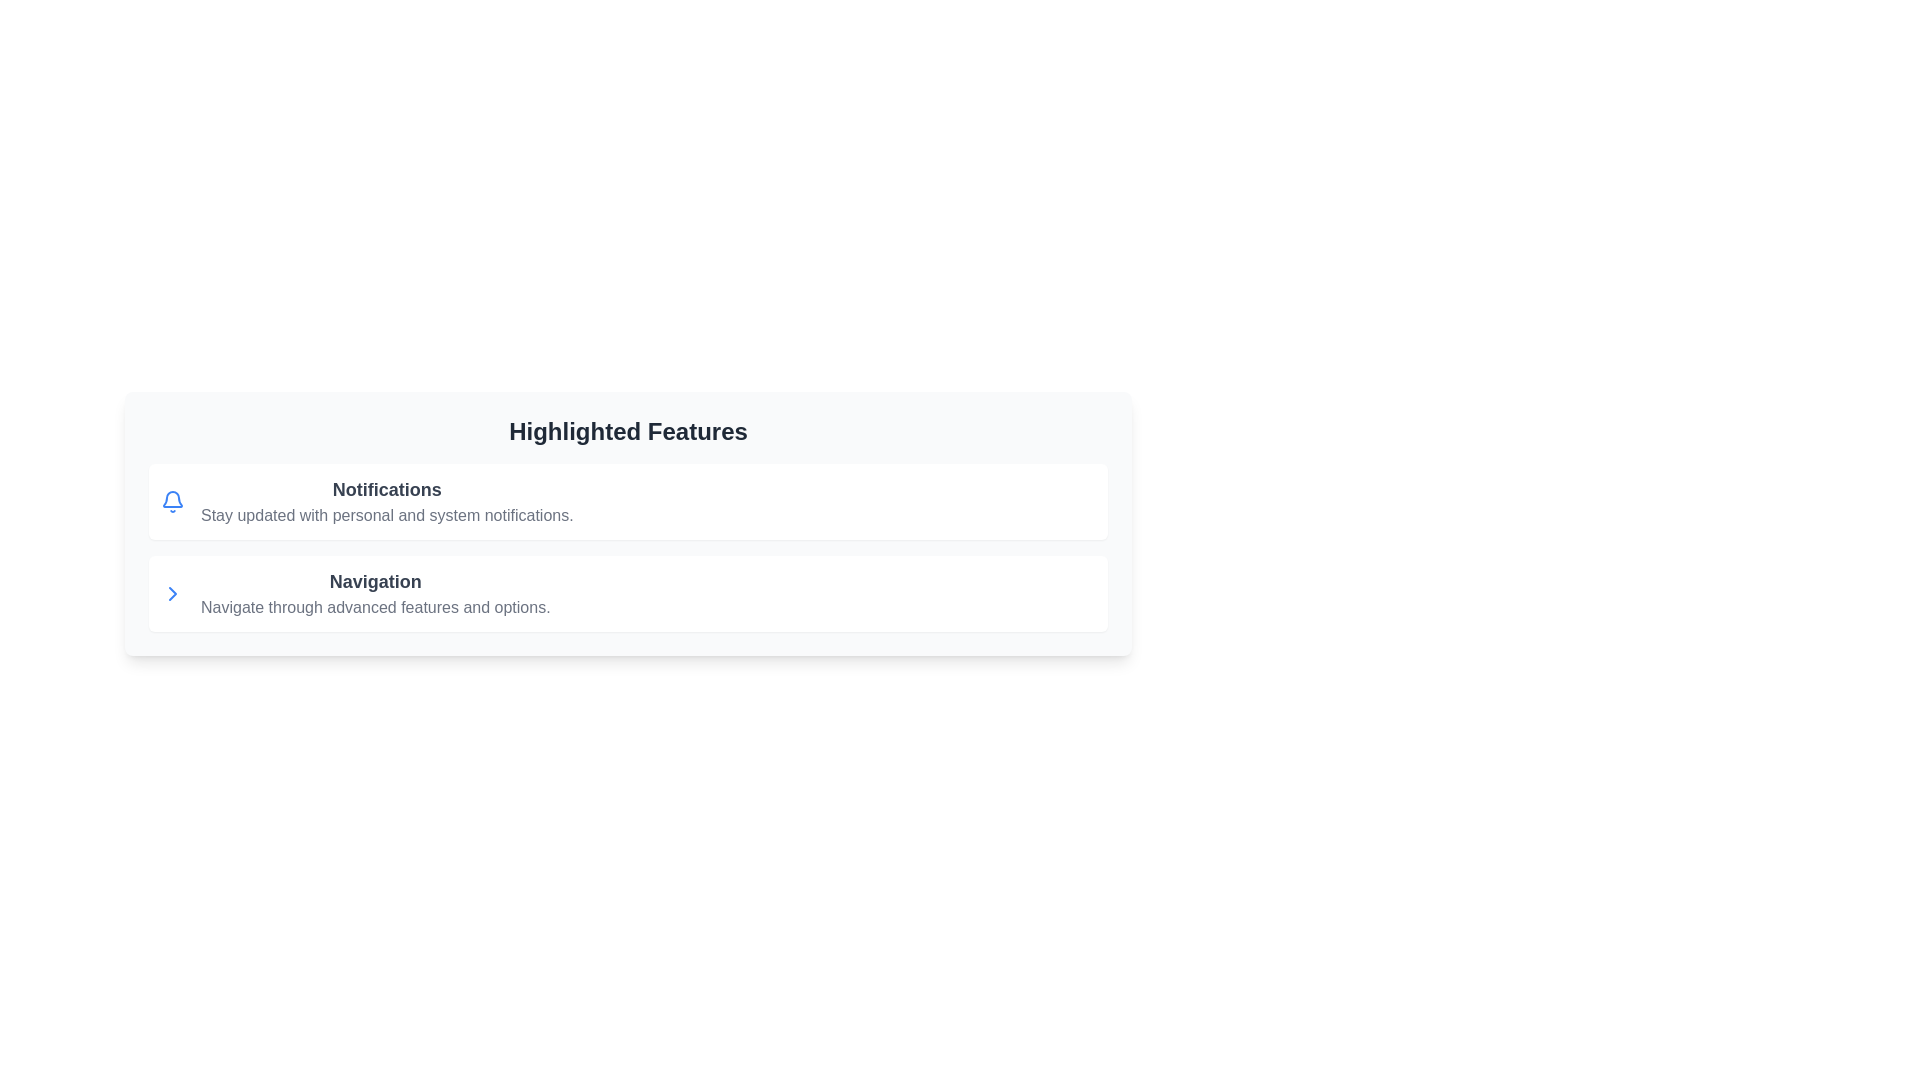 This screenshot has width=1920, height=1080. Describe the element at coordinates (387, 500) in the screenshot. I see `the first Text Label in the 'Highlighted Features' section` at that location.